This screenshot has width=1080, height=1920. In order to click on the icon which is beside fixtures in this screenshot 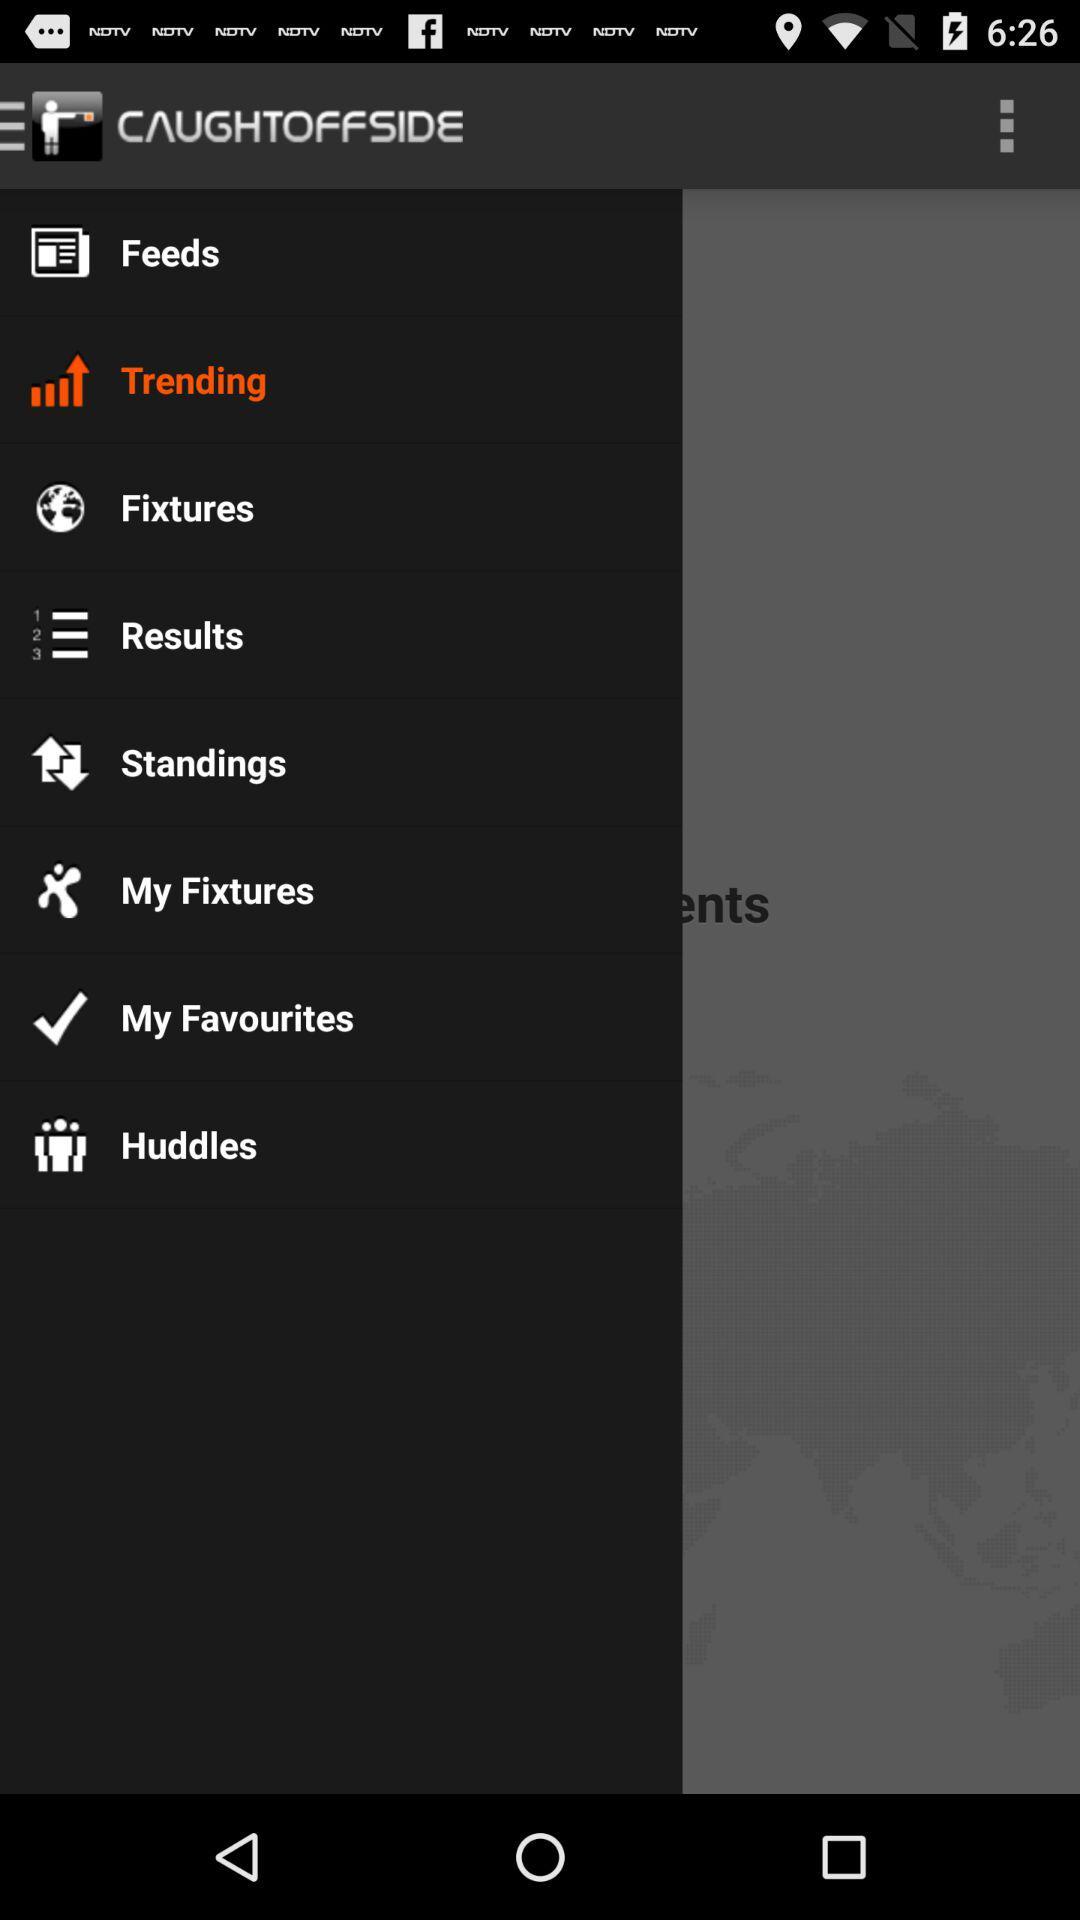, I will do `click(59, 507)`.